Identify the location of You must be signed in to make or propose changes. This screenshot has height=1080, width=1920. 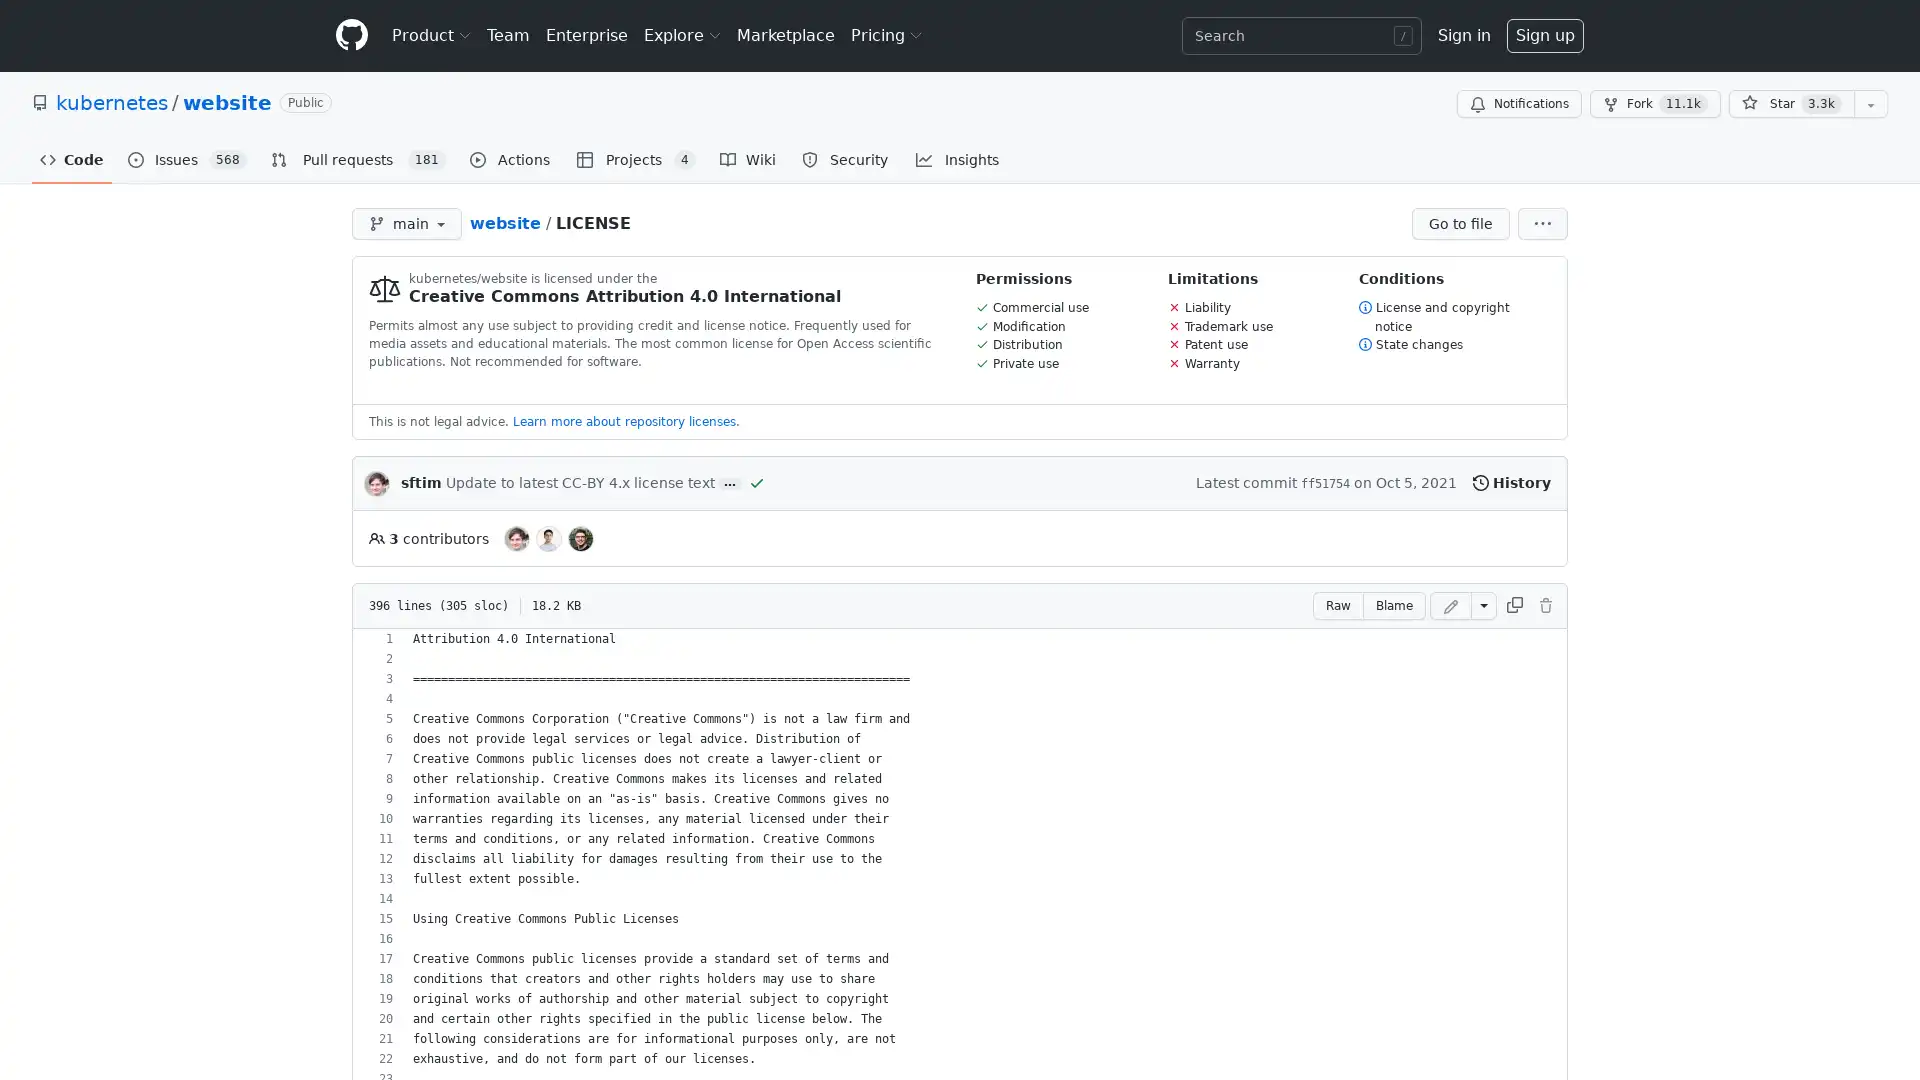
(1544, 604).